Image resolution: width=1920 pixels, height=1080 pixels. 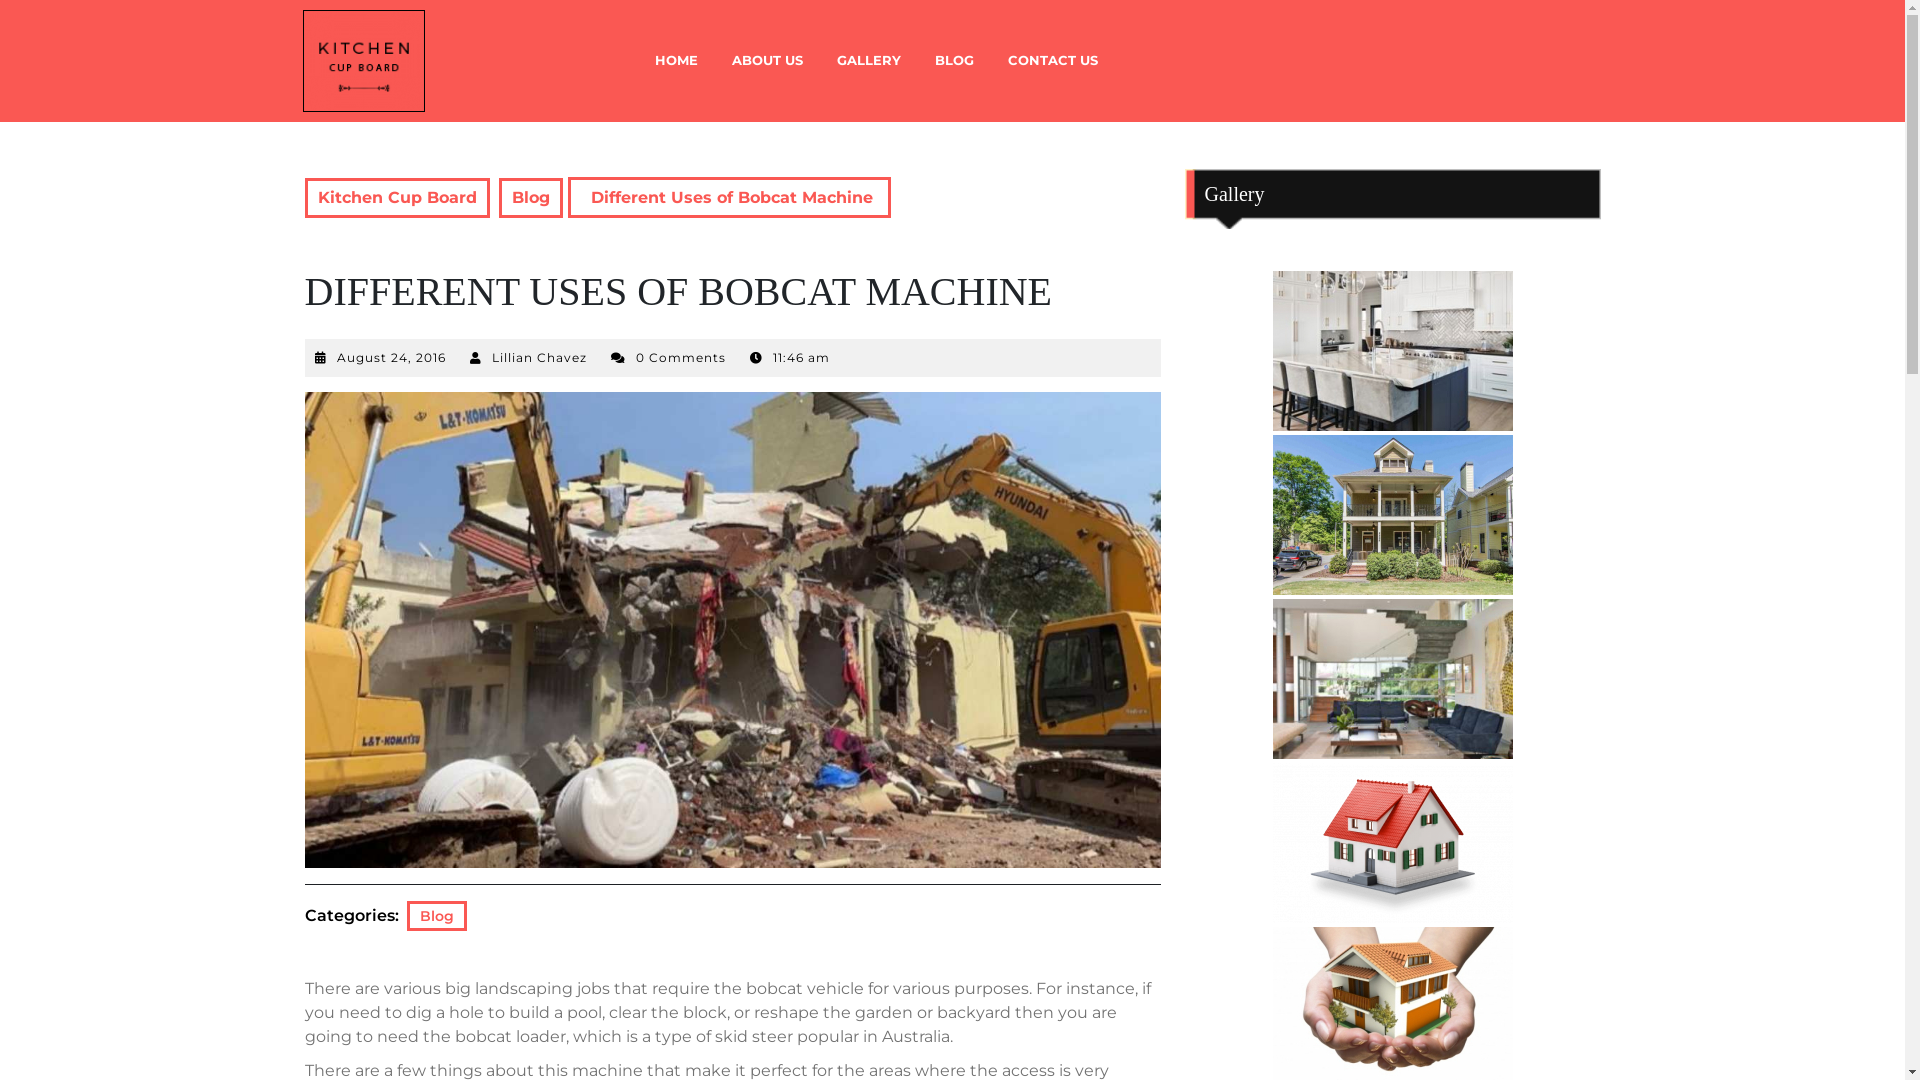 What do you see at coordinates (638, 60) in the screenshot?
I see `'HOME'` at bounding box center [638, 60].